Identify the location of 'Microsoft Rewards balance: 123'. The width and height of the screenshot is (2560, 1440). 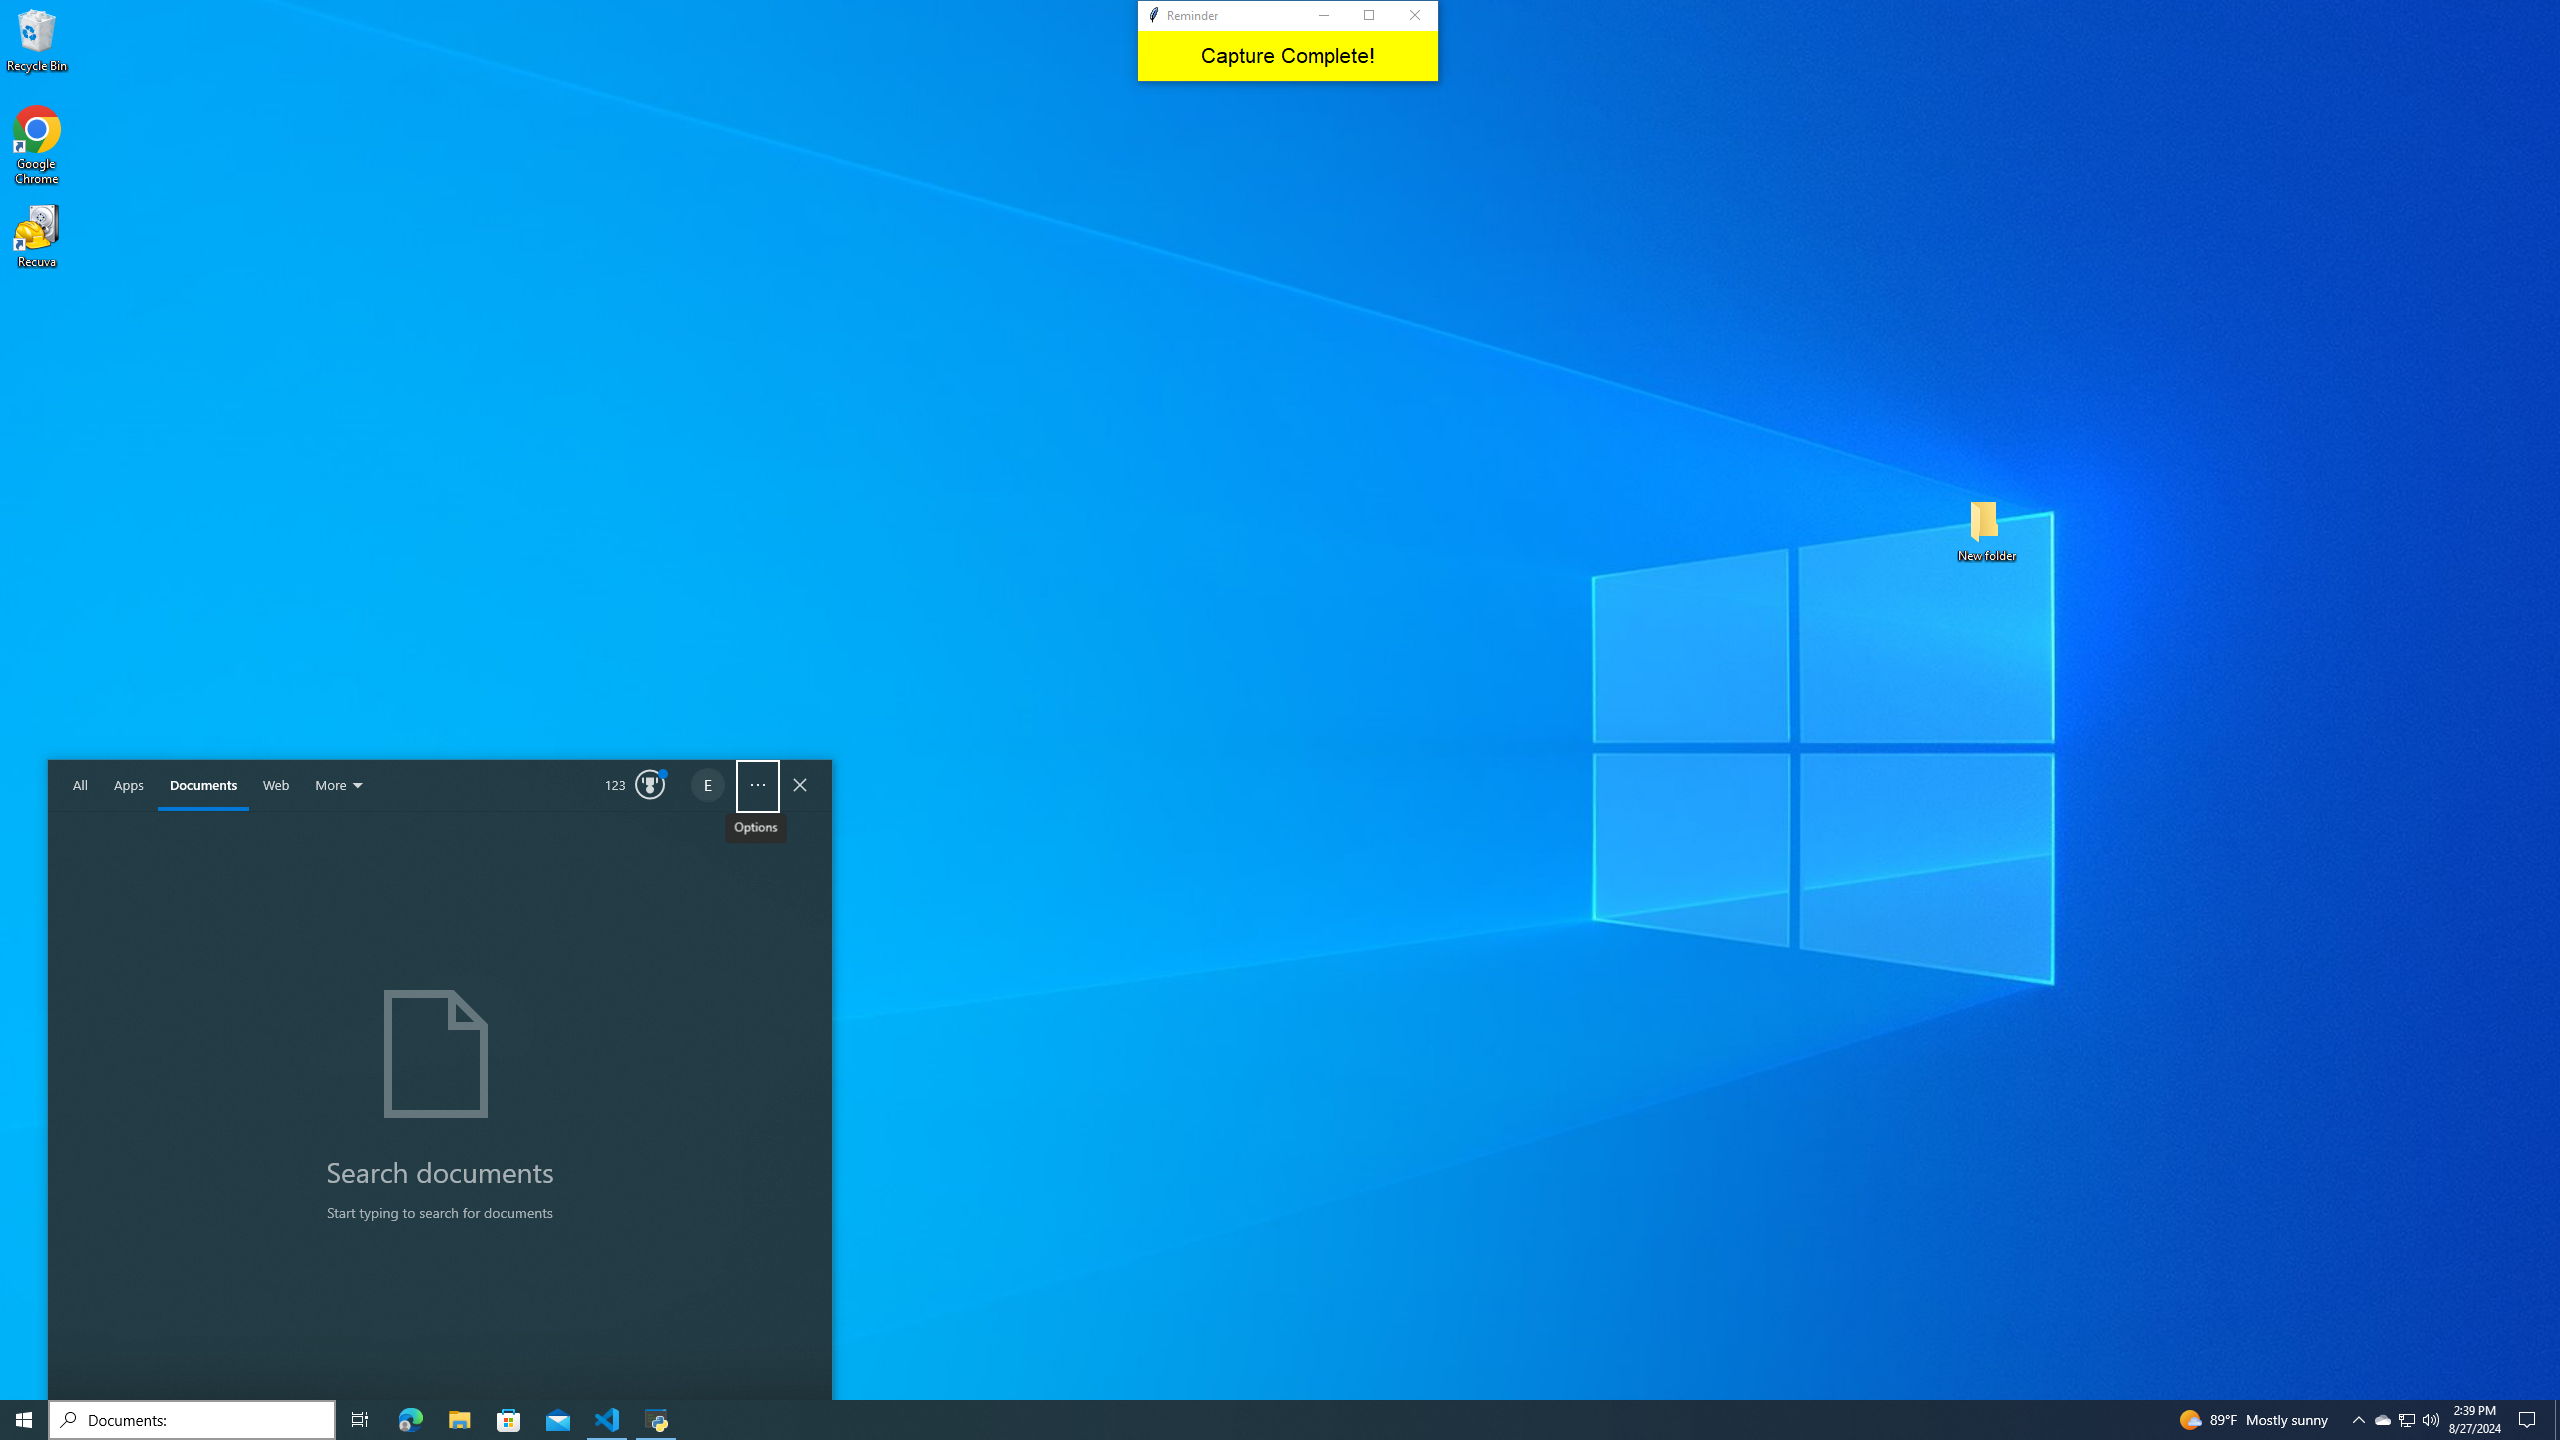
(635, 785).